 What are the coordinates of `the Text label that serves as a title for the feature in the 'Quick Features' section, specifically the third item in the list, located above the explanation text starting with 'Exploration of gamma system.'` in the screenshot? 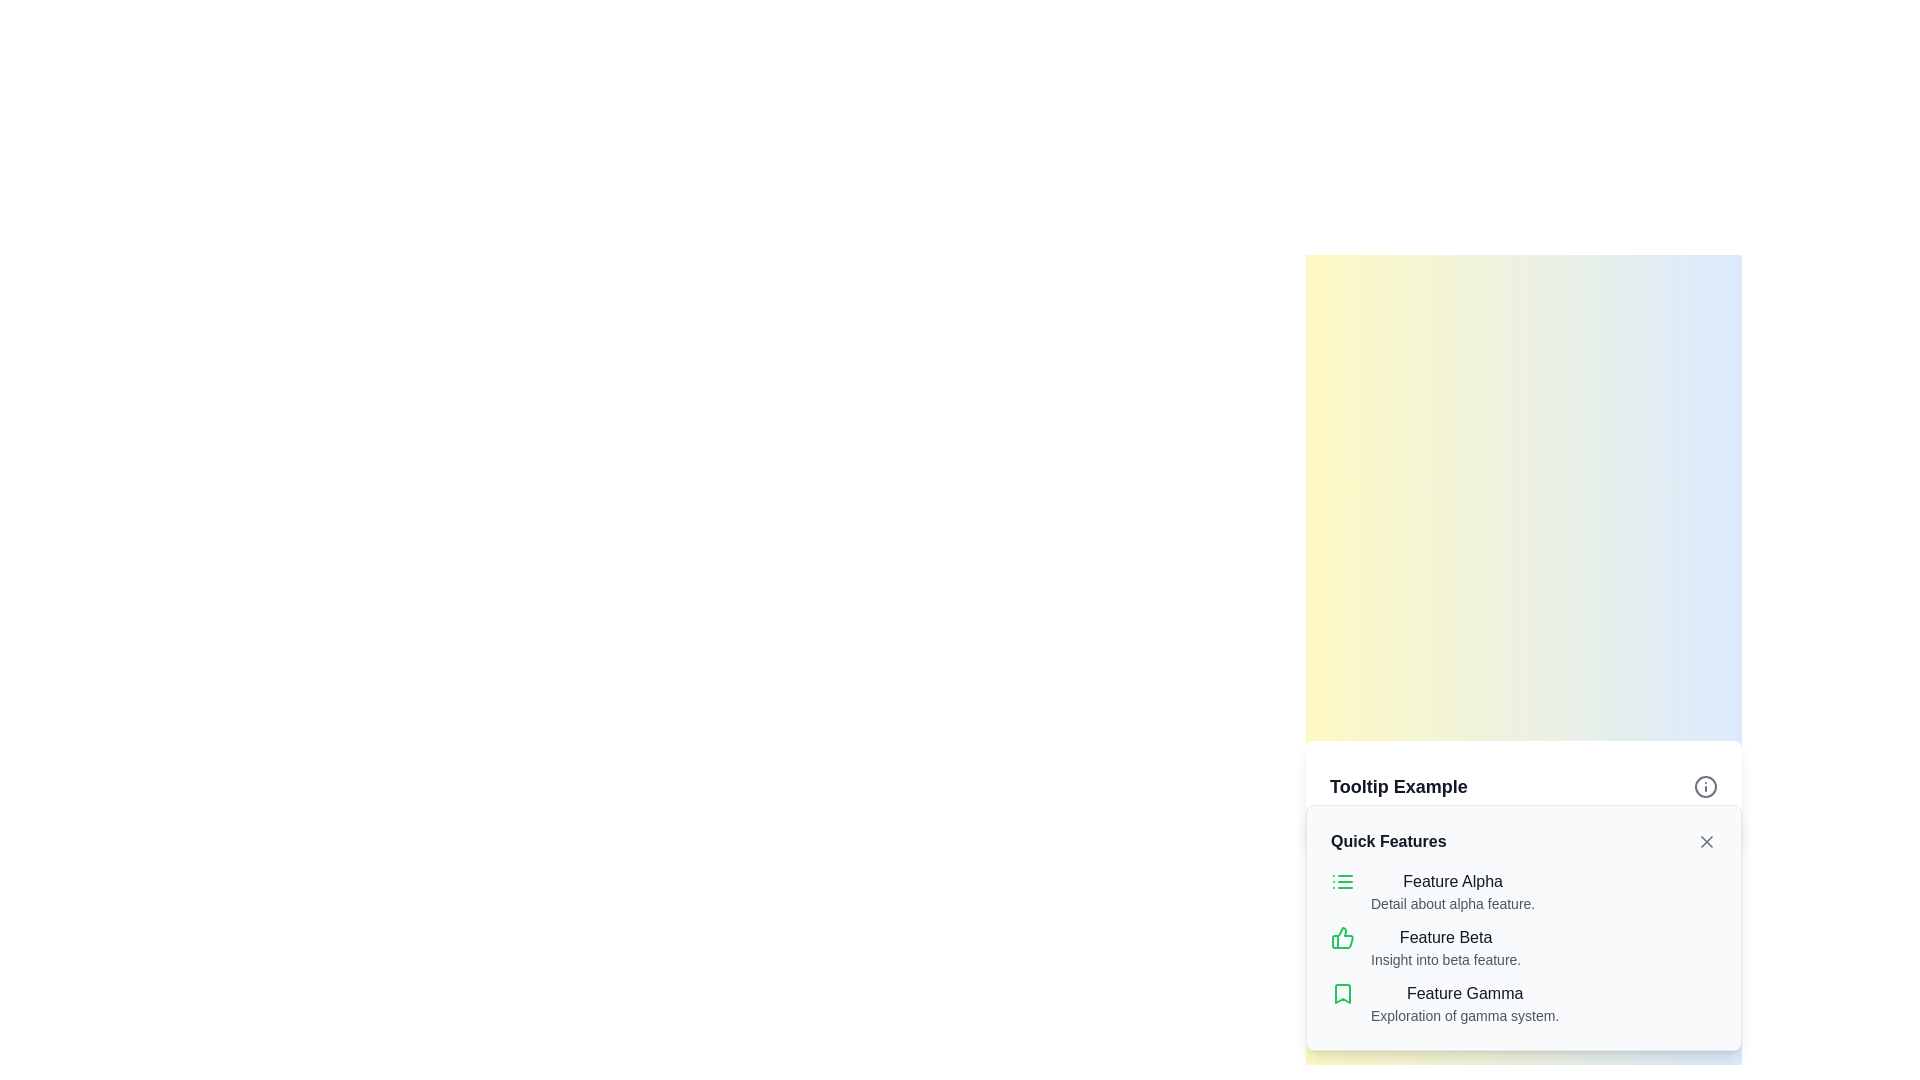 It's located at (1465, 994).